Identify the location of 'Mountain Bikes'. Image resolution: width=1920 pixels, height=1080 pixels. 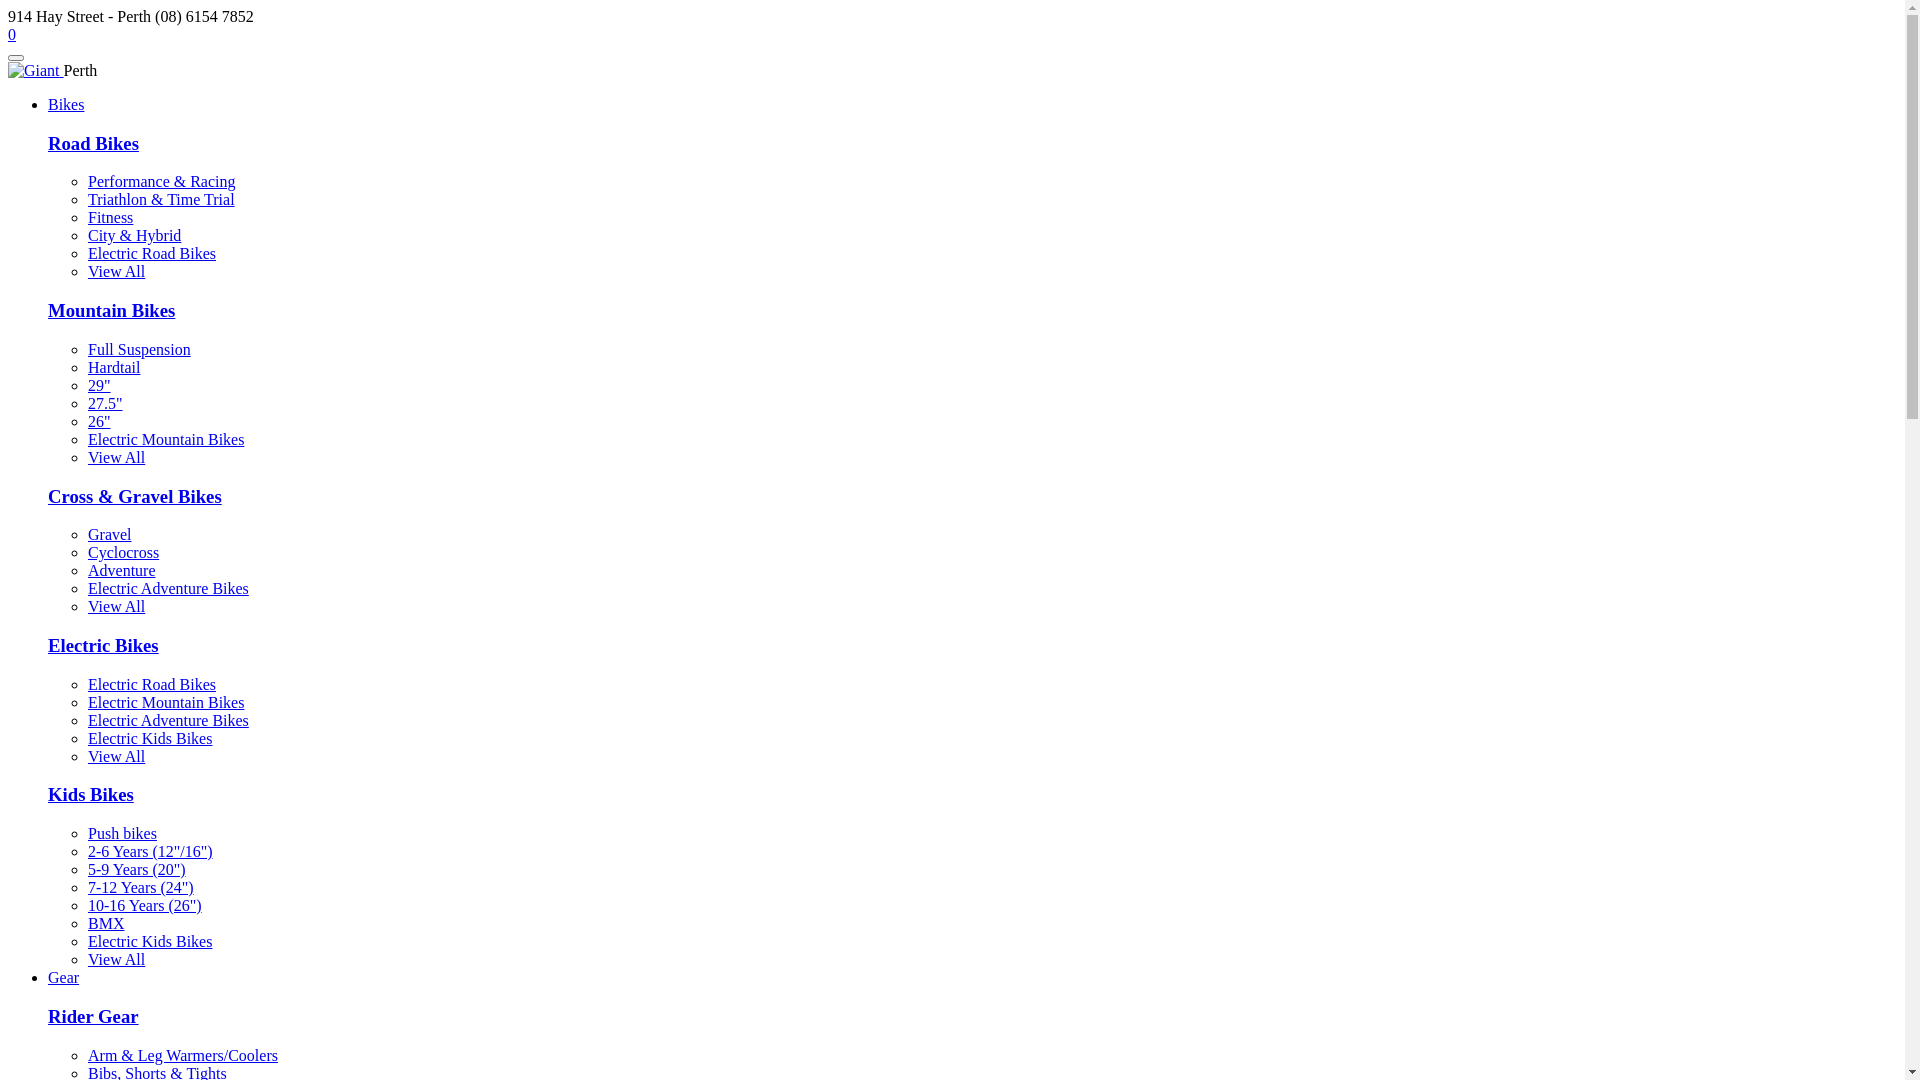
(110, 310).